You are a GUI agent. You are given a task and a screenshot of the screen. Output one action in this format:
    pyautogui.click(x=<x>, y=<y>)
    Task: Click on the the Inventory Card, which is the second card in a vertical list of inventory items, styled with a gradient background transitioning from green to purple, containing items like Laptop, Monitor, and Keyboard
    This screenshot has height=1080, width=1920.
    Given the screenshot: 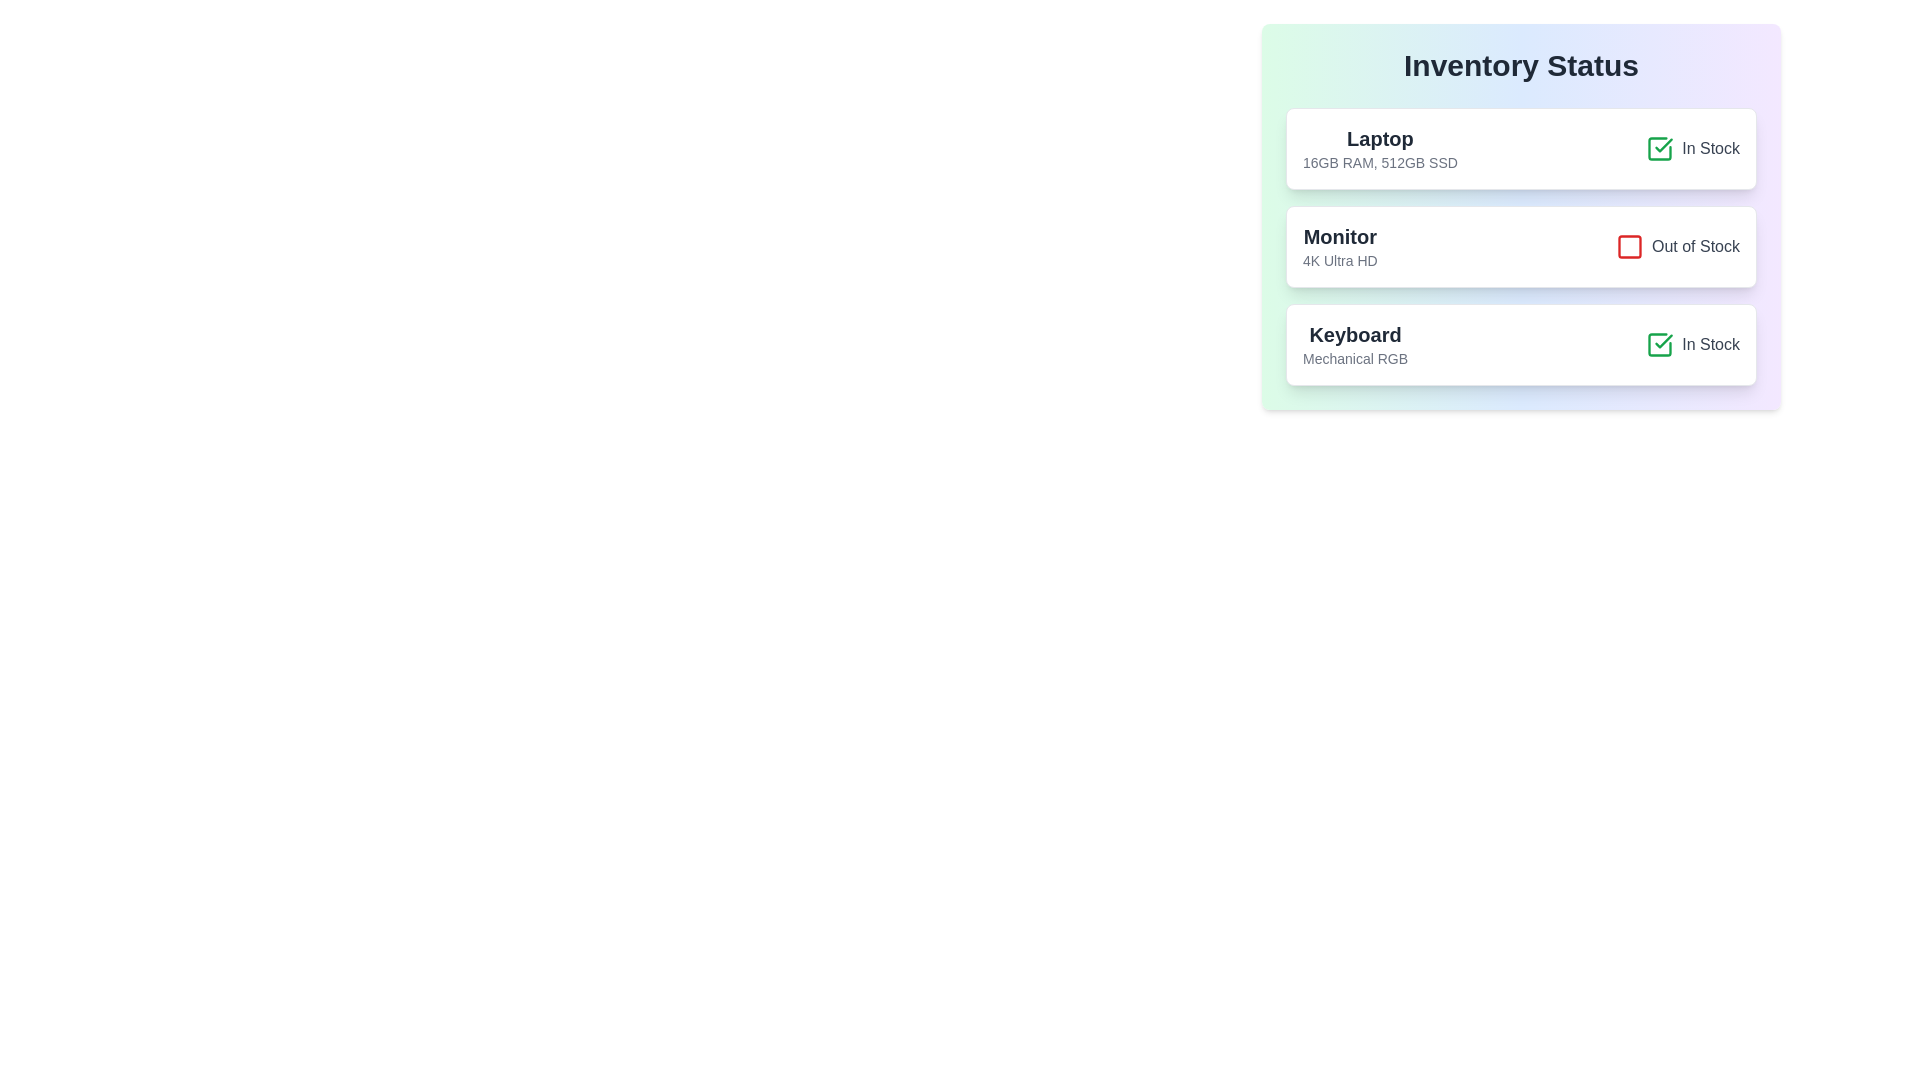 What is the action you would take?
    pyautogui.click(x=1520, y=216)
    